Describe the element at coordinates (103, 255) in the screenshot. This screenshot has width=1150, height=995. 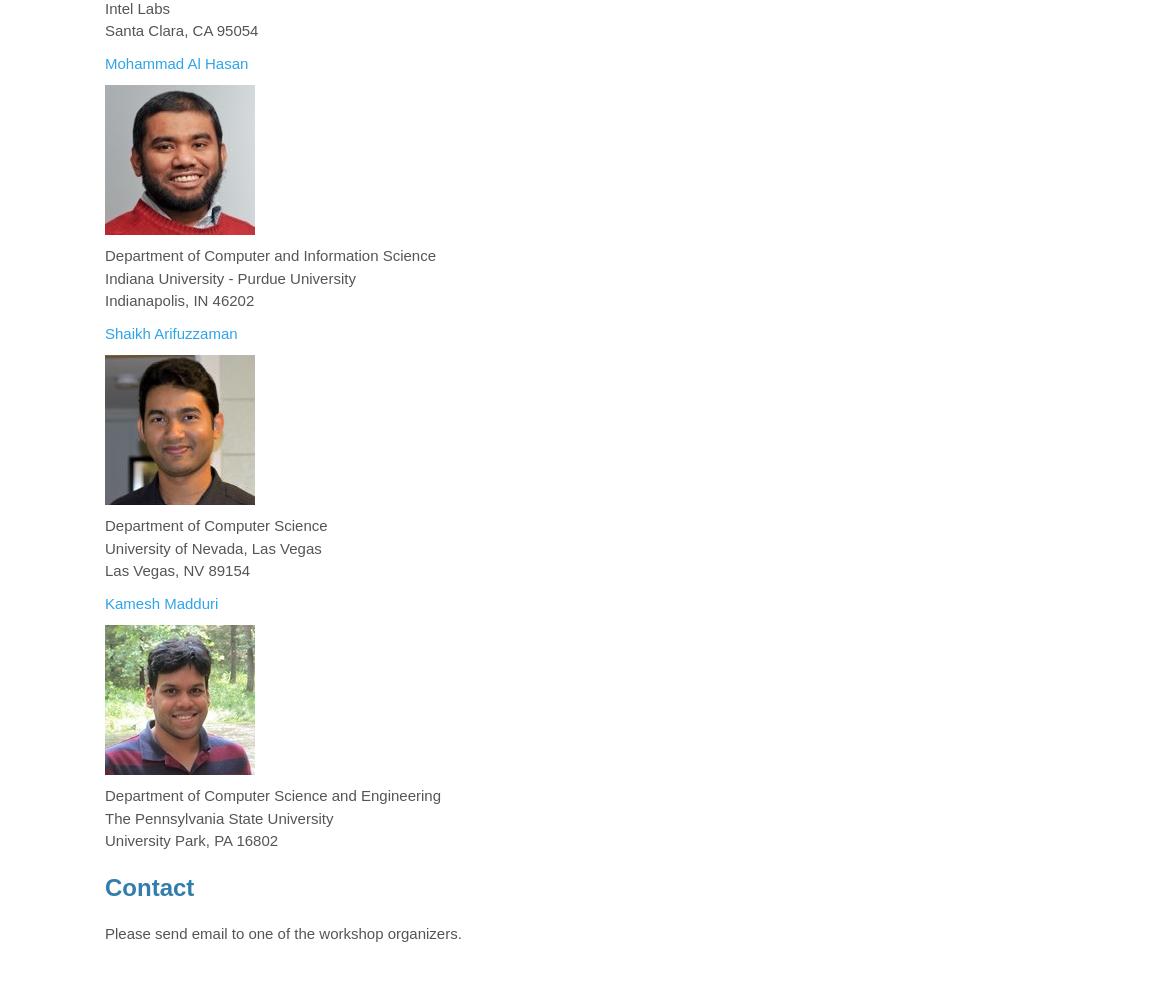
I see `'Department of Computer and Information Science'` at that location.